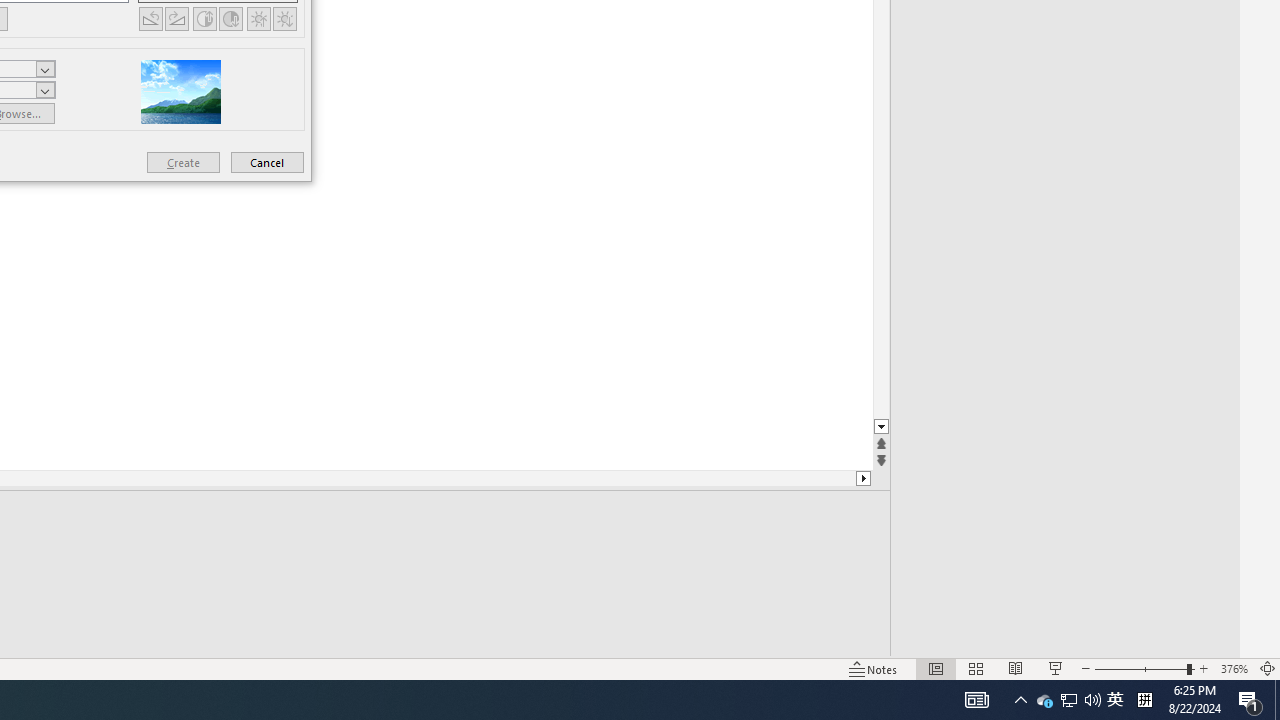  I want to click on 'More Brightness', so click(257, 18).